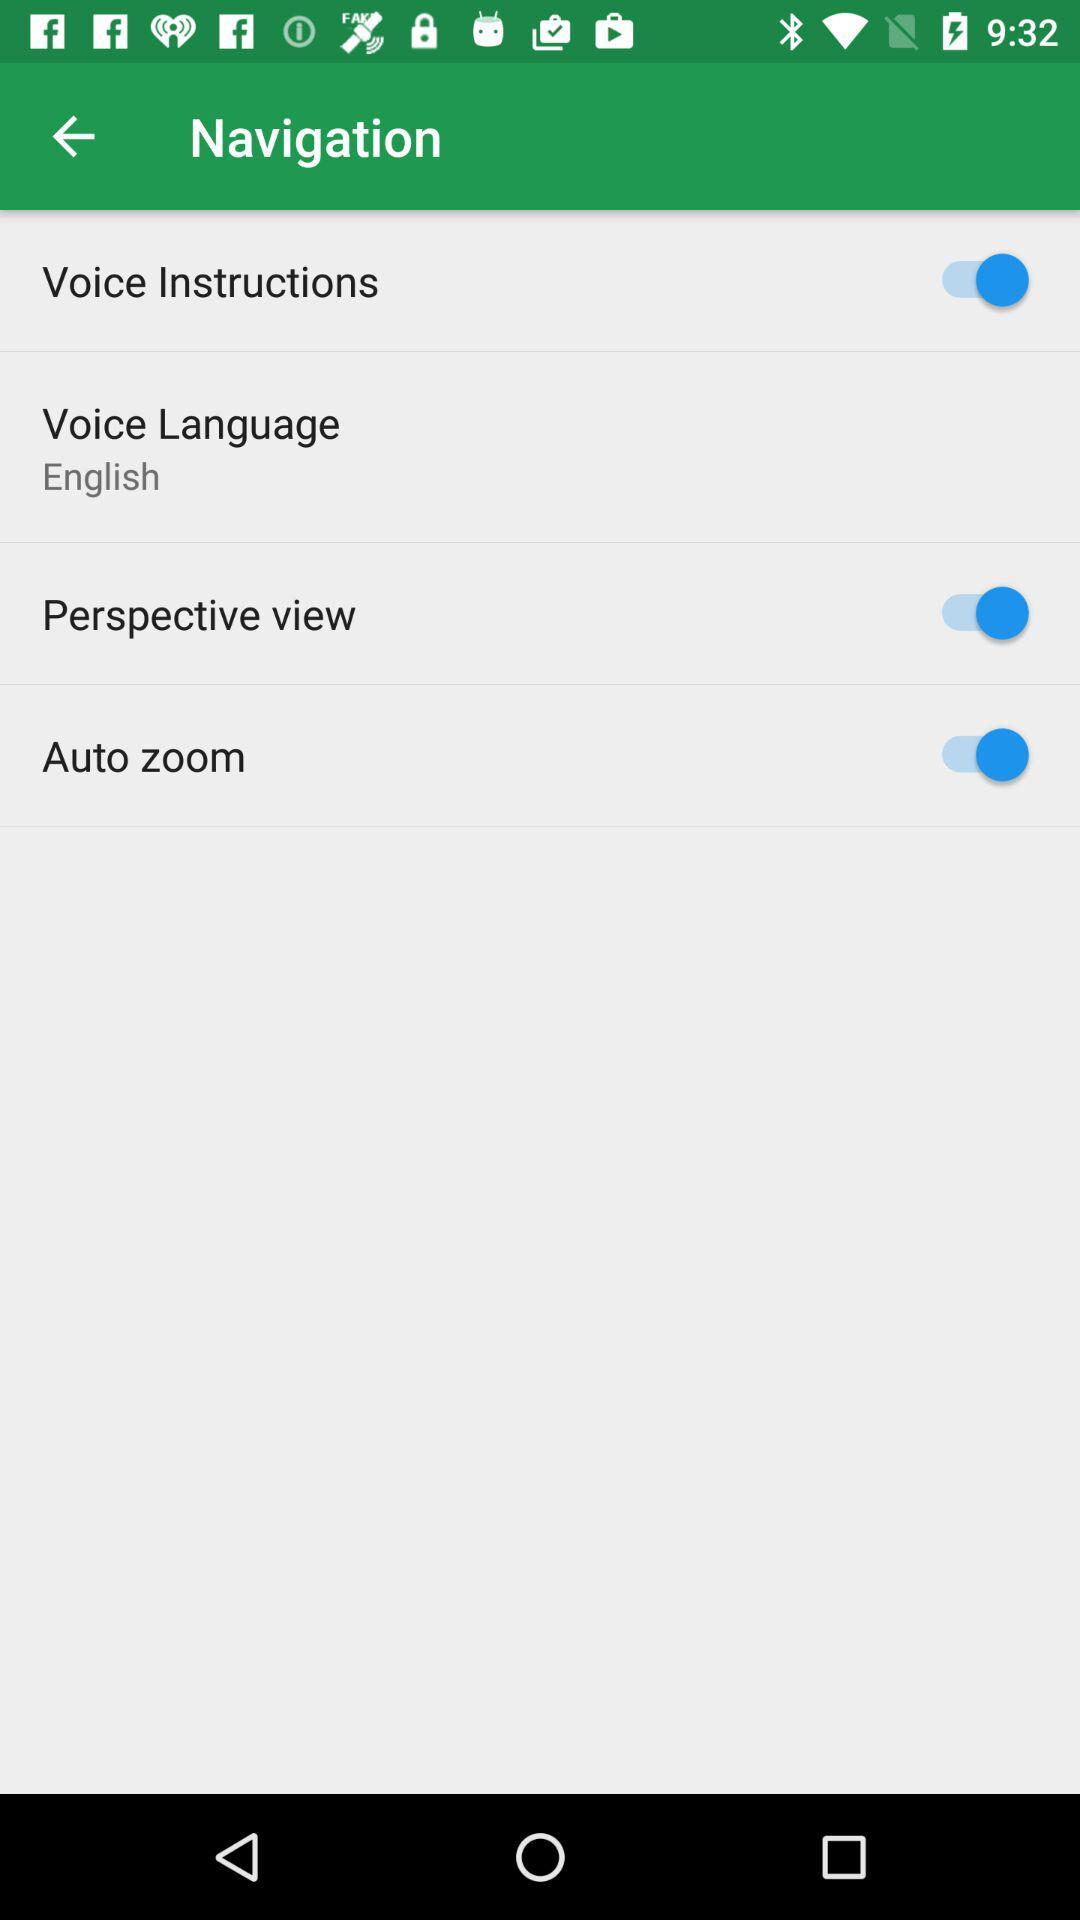 This screenshot has height=1920, width=1080. I want to click on item above the auto zoom item, so click(199, 612).